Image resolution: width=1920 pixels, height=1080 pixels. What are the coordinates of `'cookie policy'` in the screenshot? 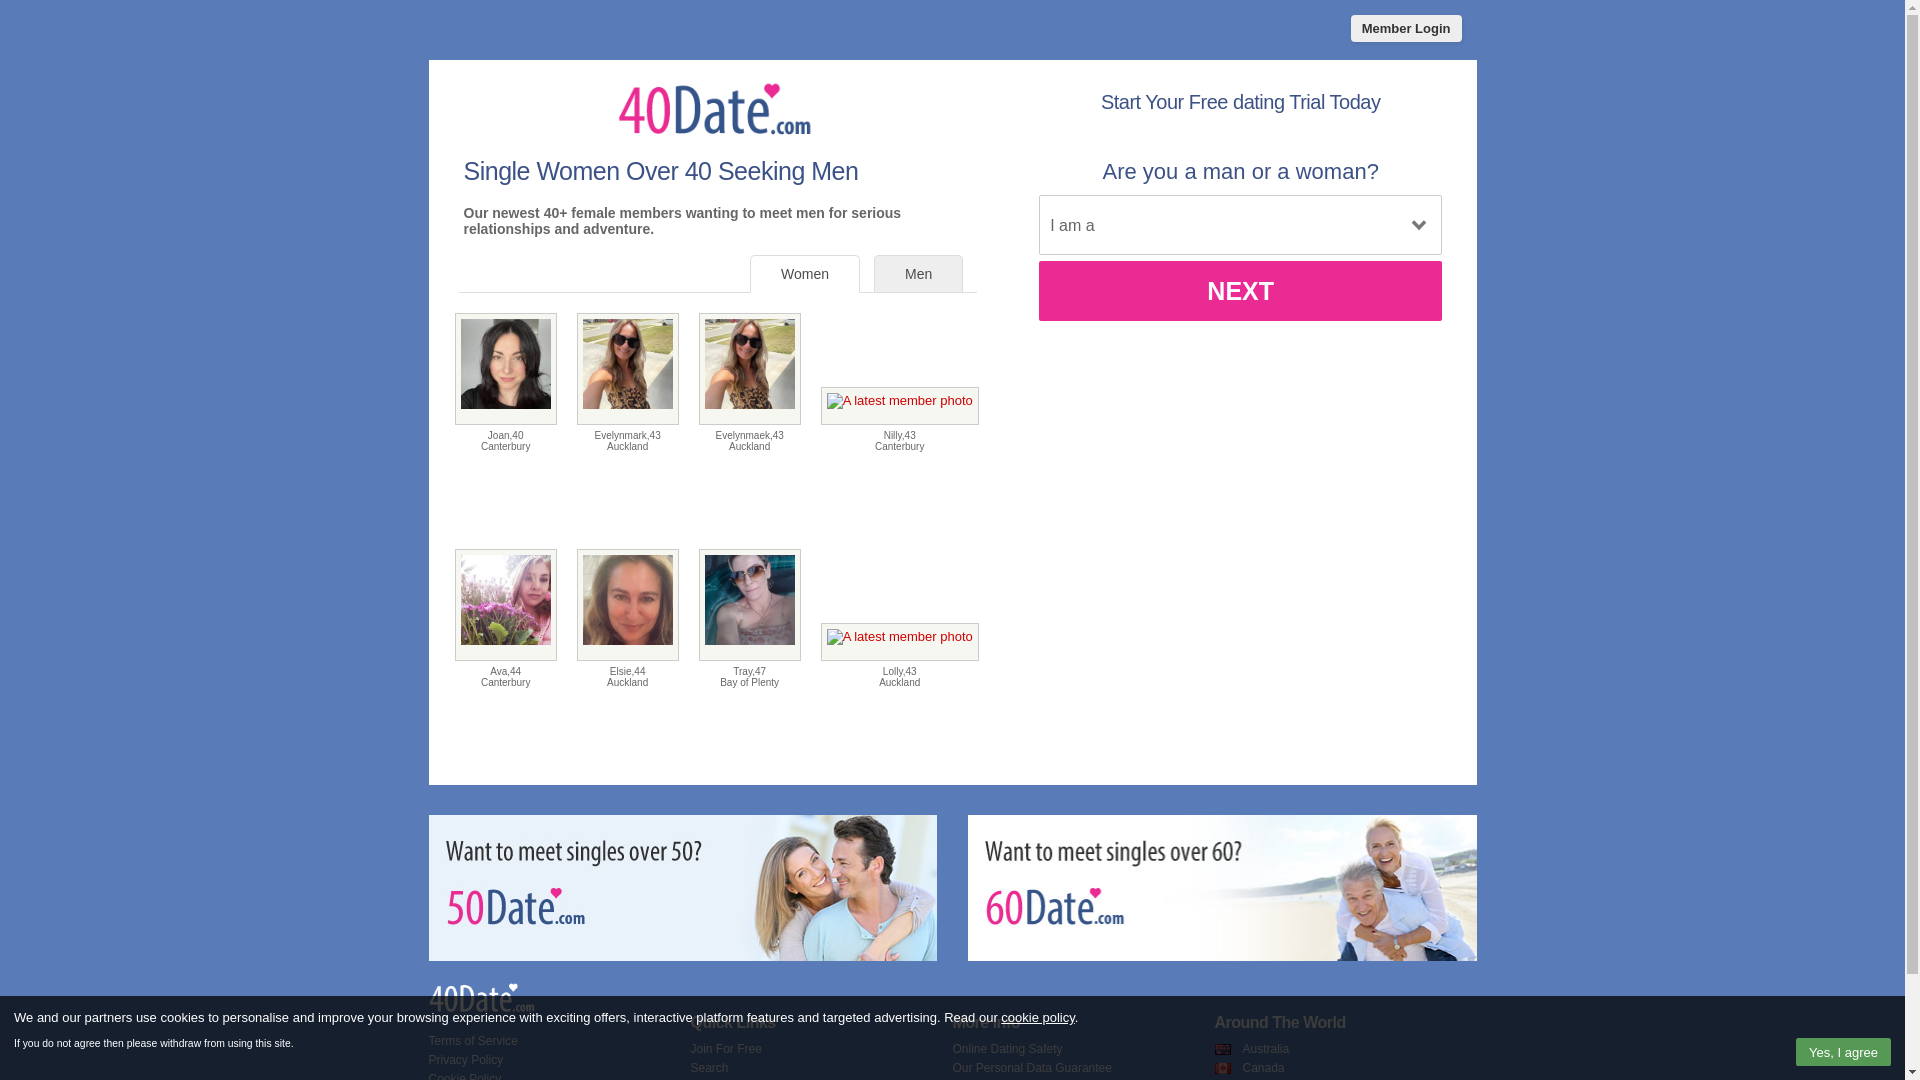 It's located at (1037, 1017).